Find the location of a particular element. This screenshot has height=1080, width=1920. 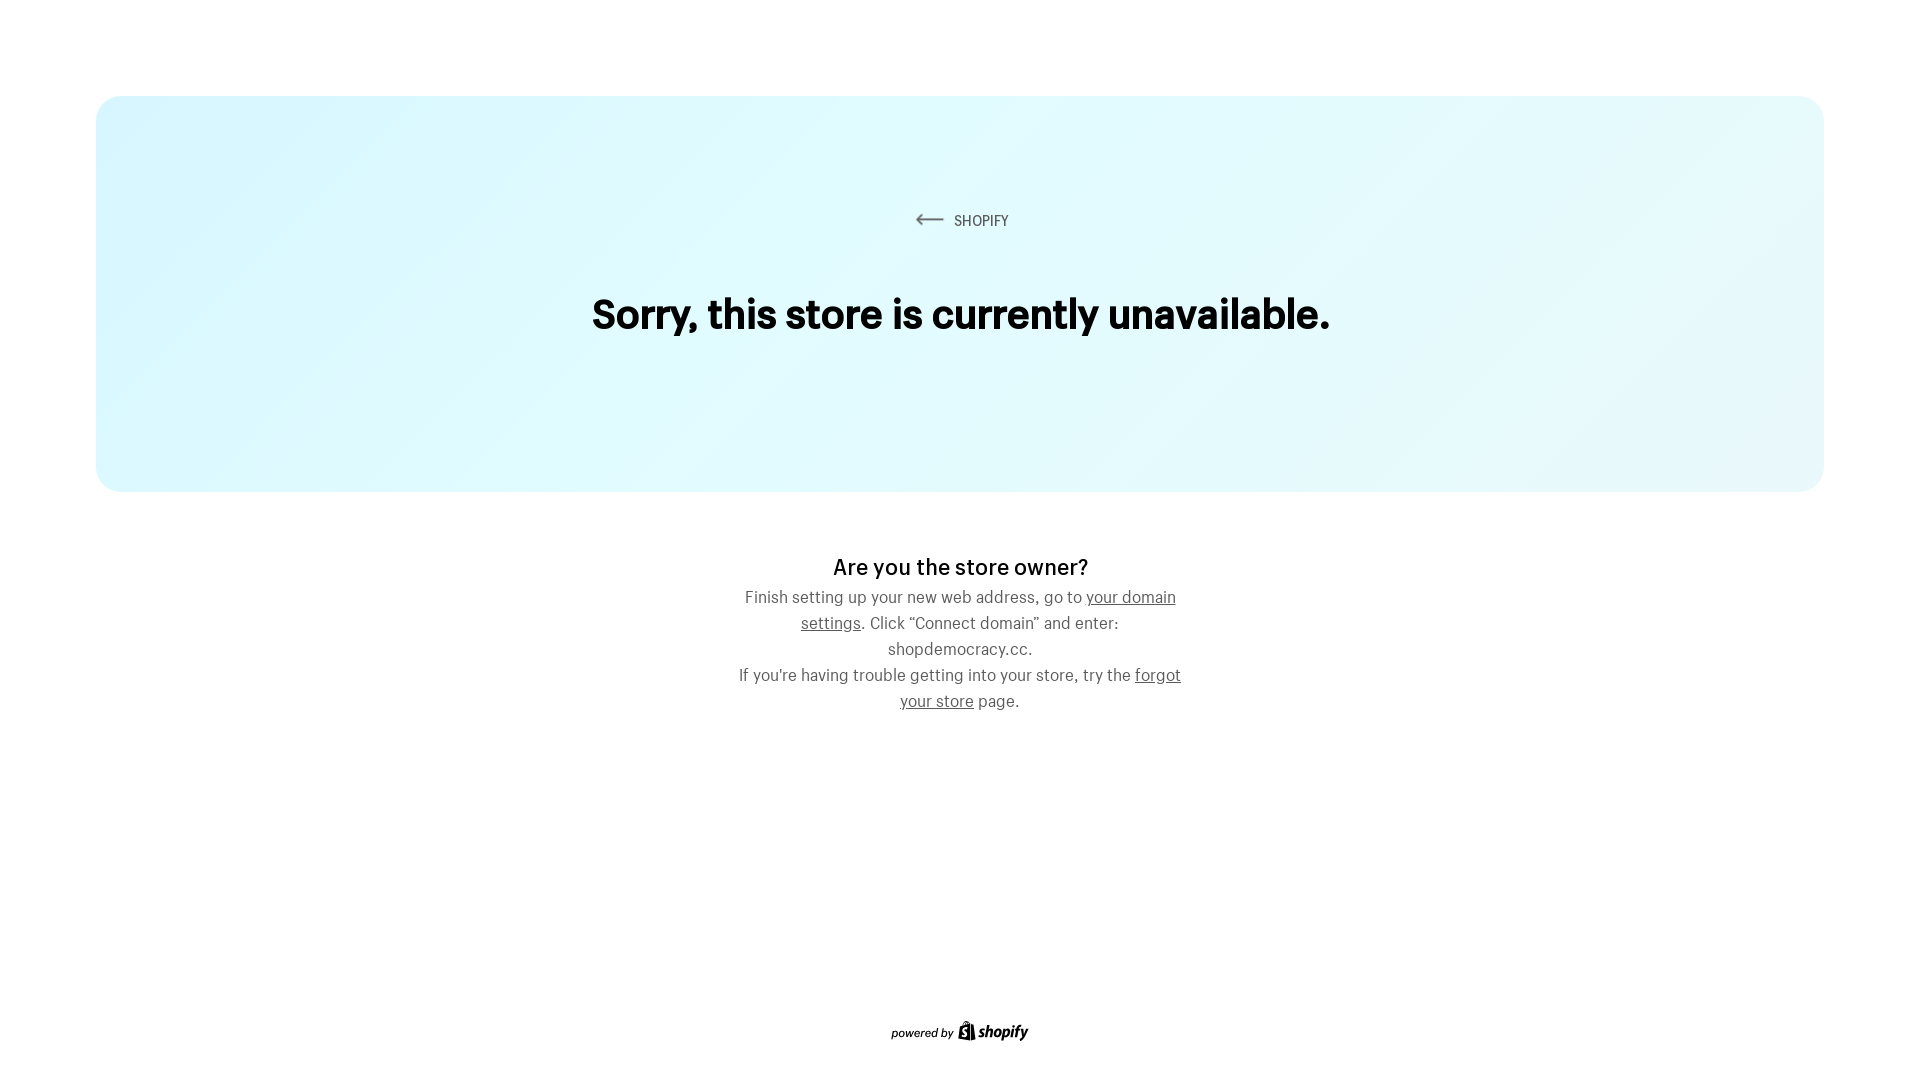

'SHOPIFY' is located at coordinates (960, 220).